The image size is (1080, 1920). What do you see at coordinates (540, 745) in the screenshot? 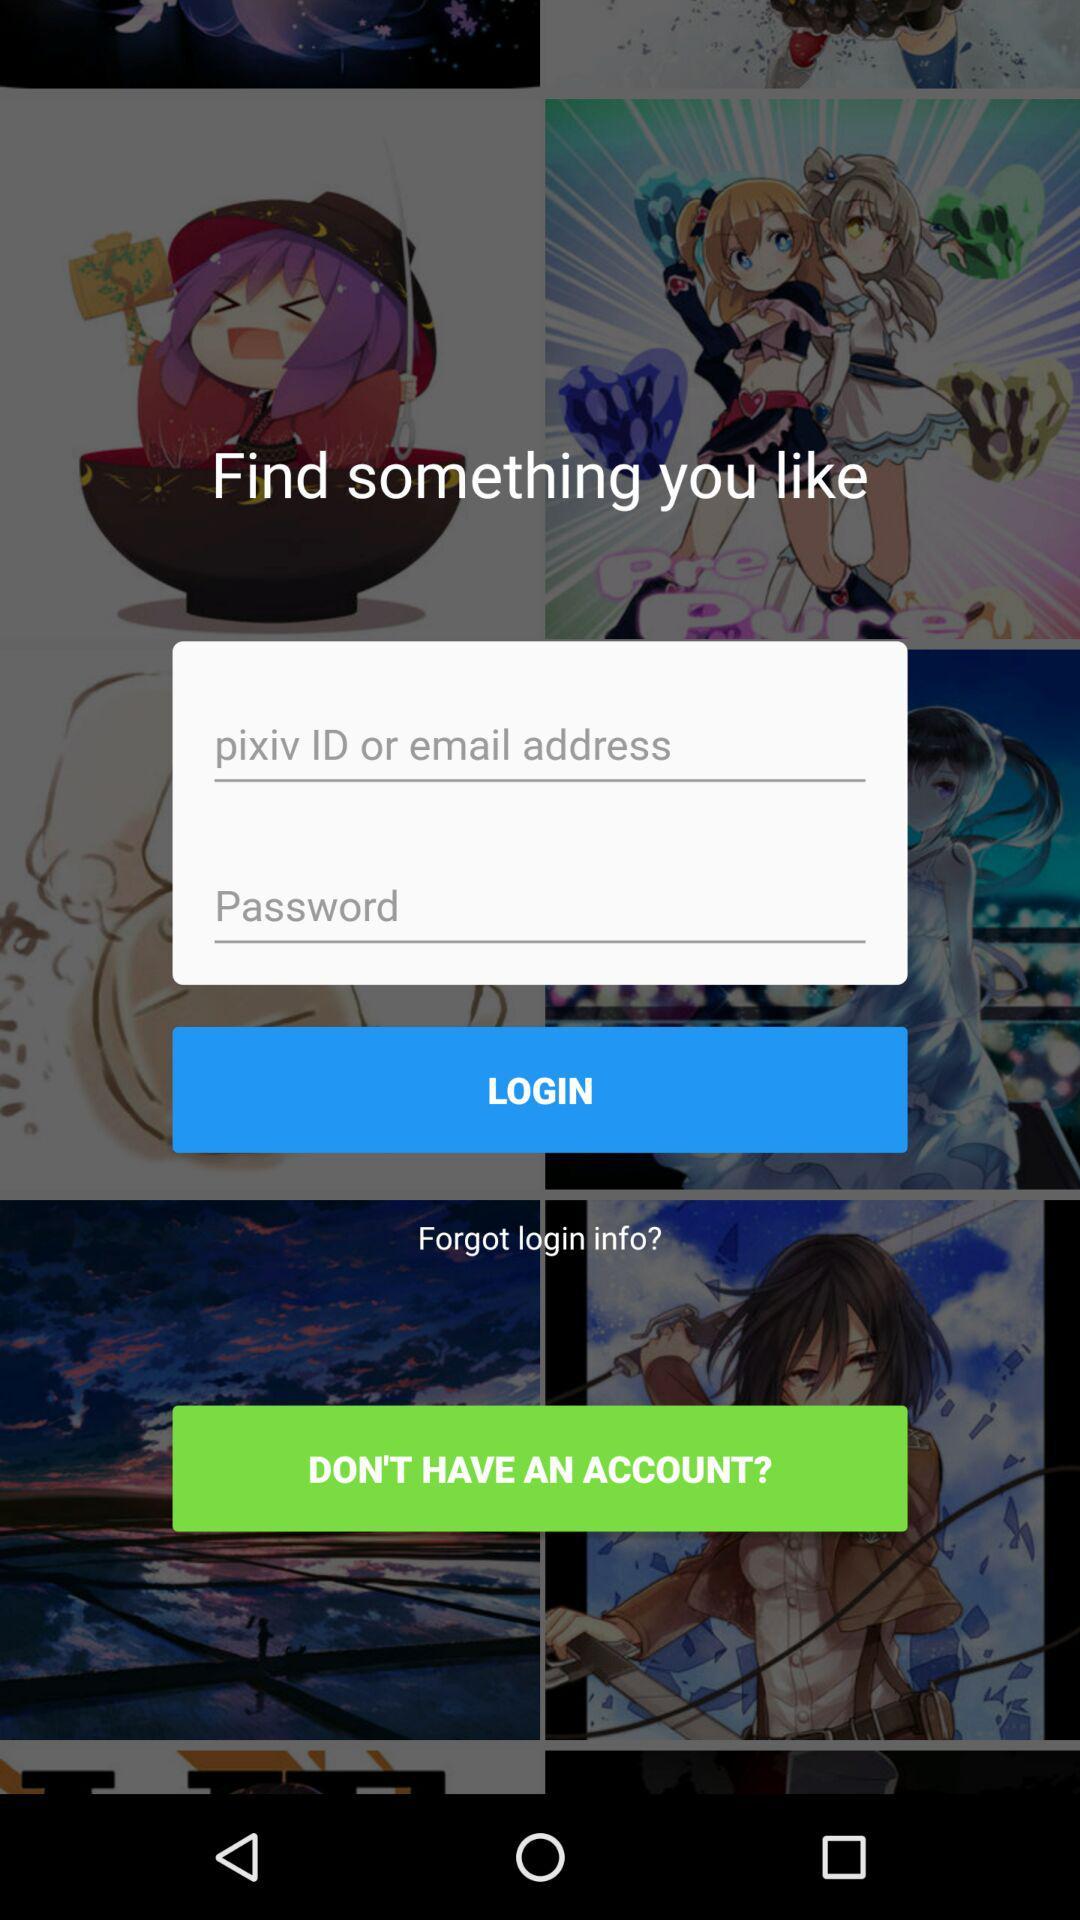
I see `your email address or id` at bounding box center [540, 745].